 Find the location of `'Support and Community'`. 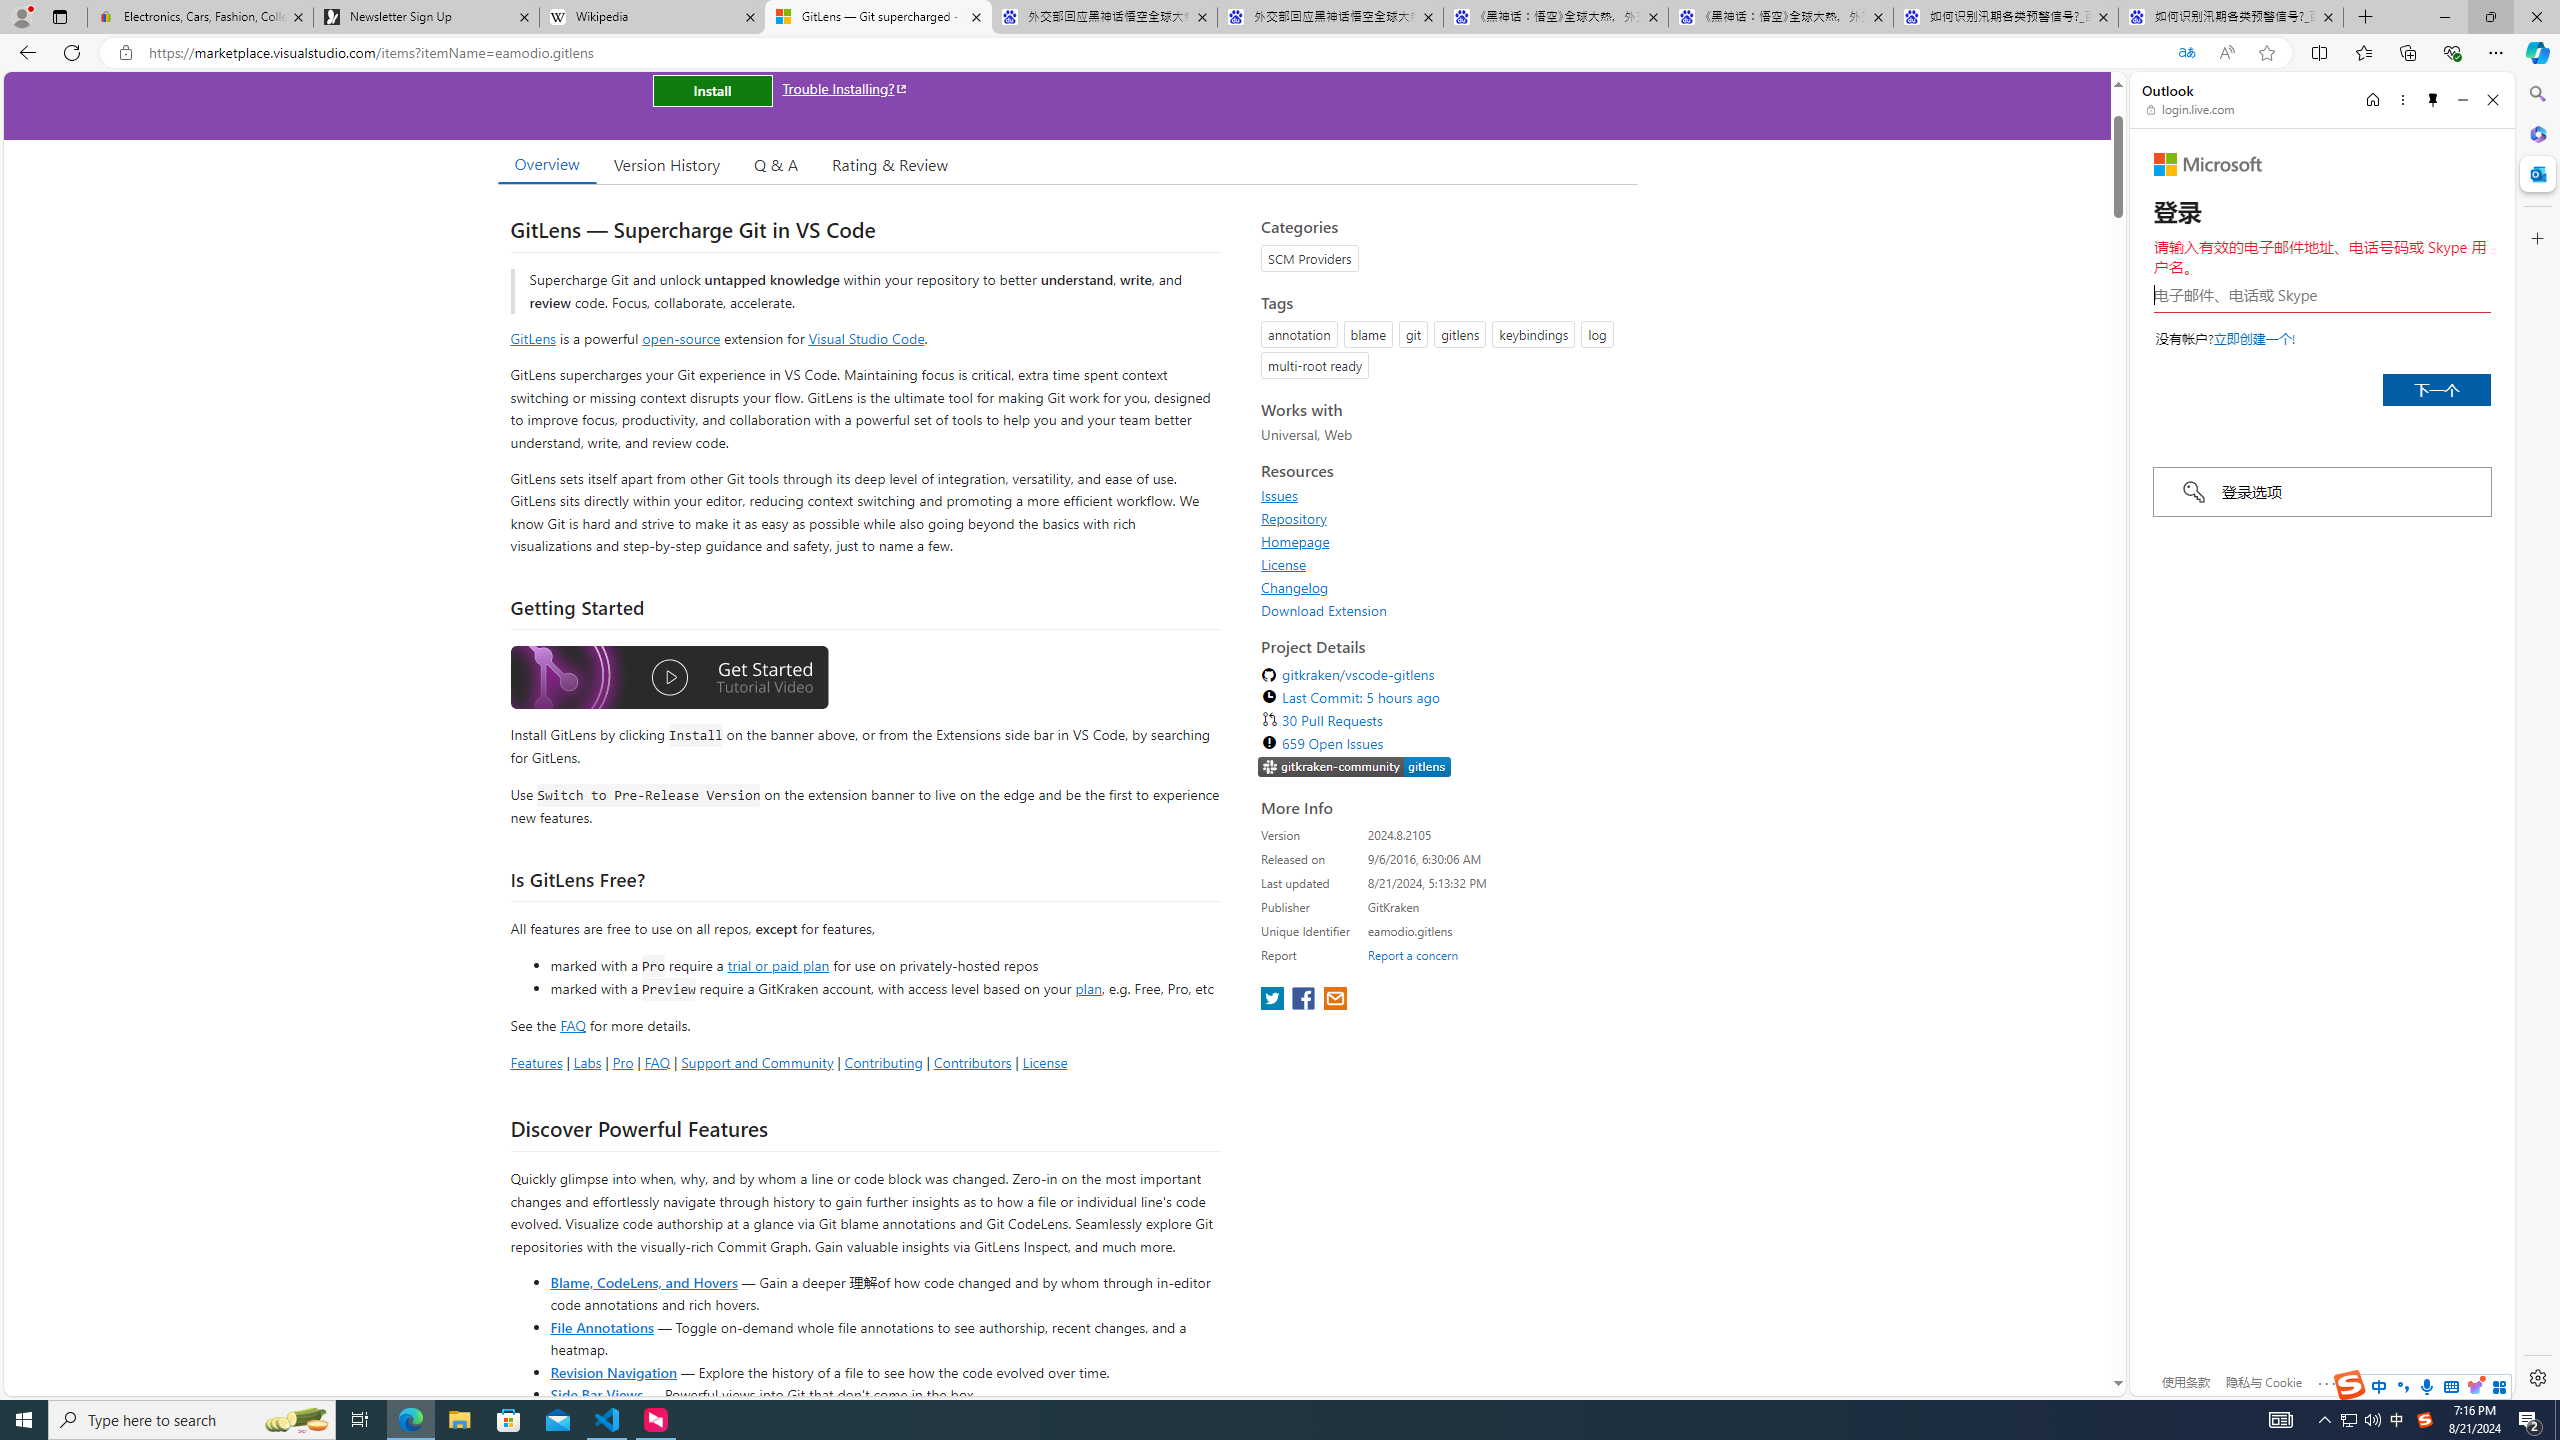

'Support and Community' is located at coordinates (757, 1061).